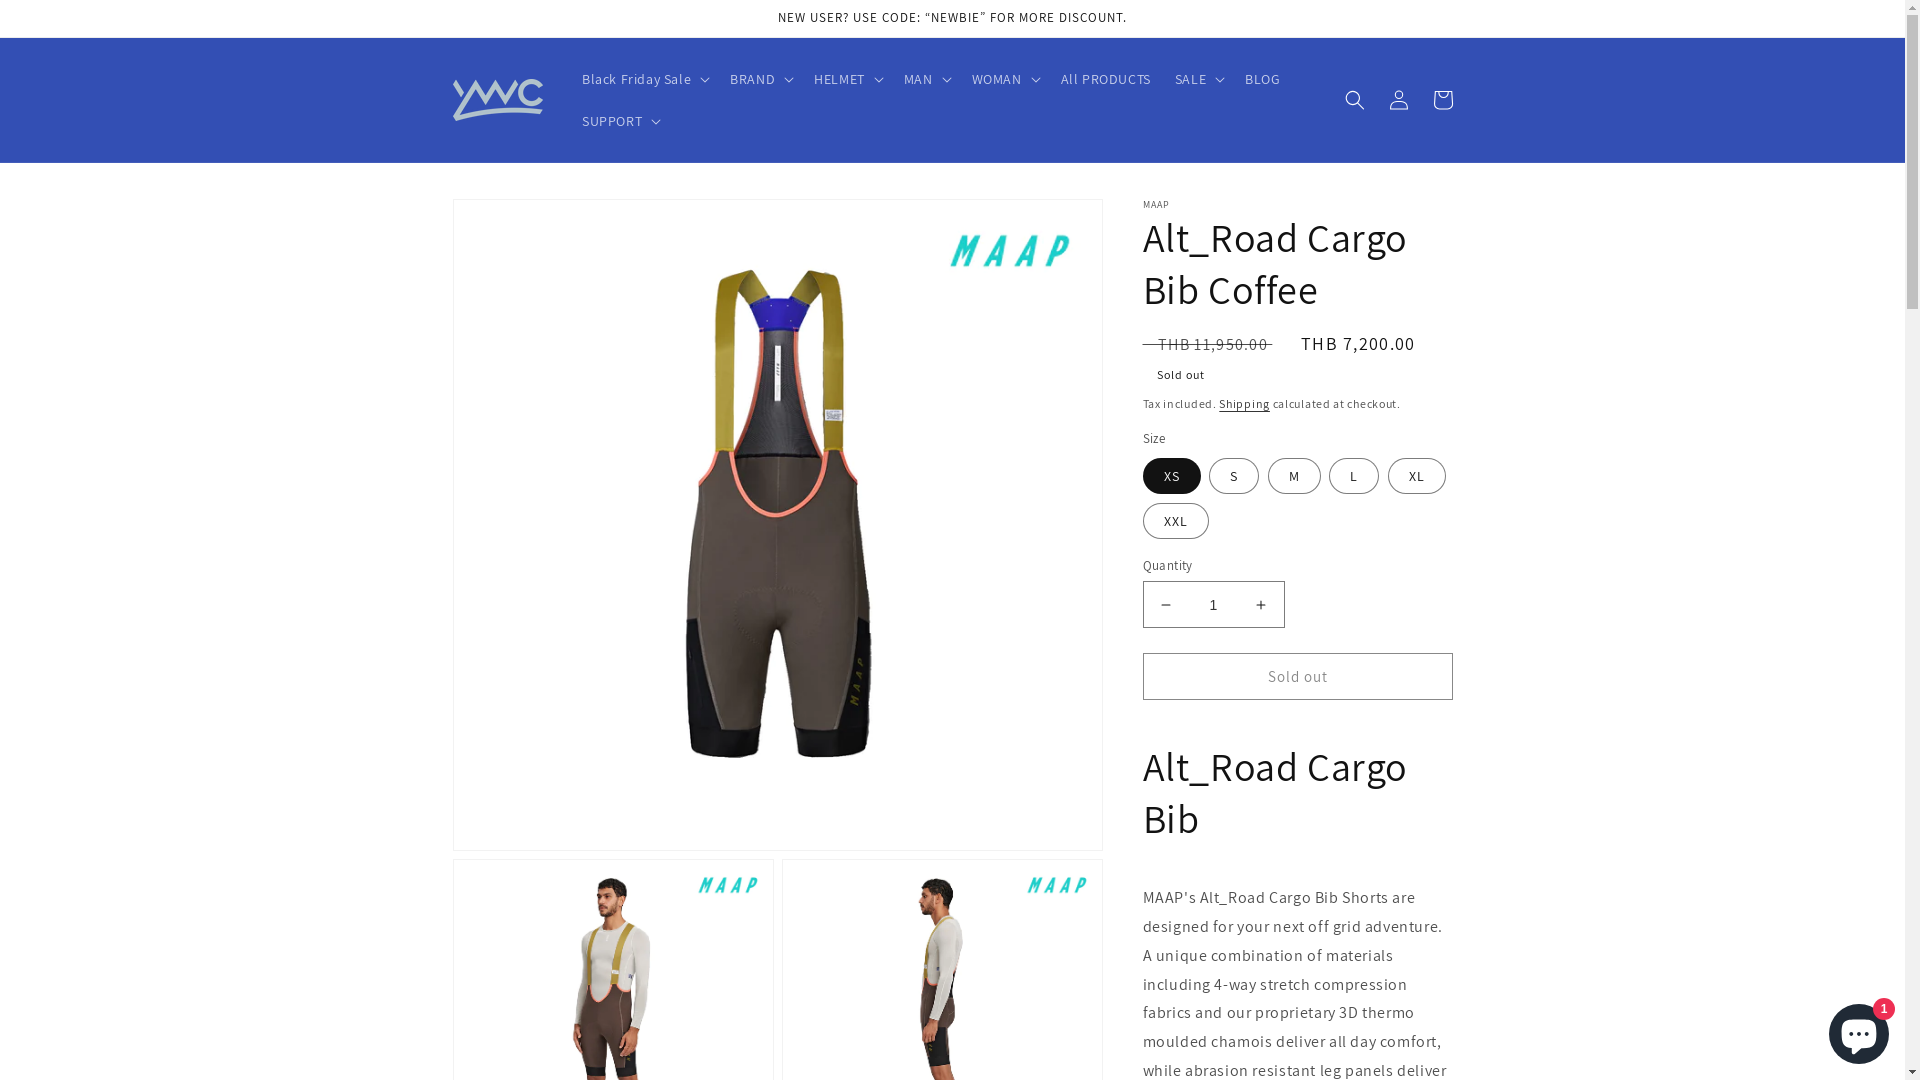 The height and width of the screenshot is (1080, 1920). I want to click on 'BLOG', so click(1261, 77).